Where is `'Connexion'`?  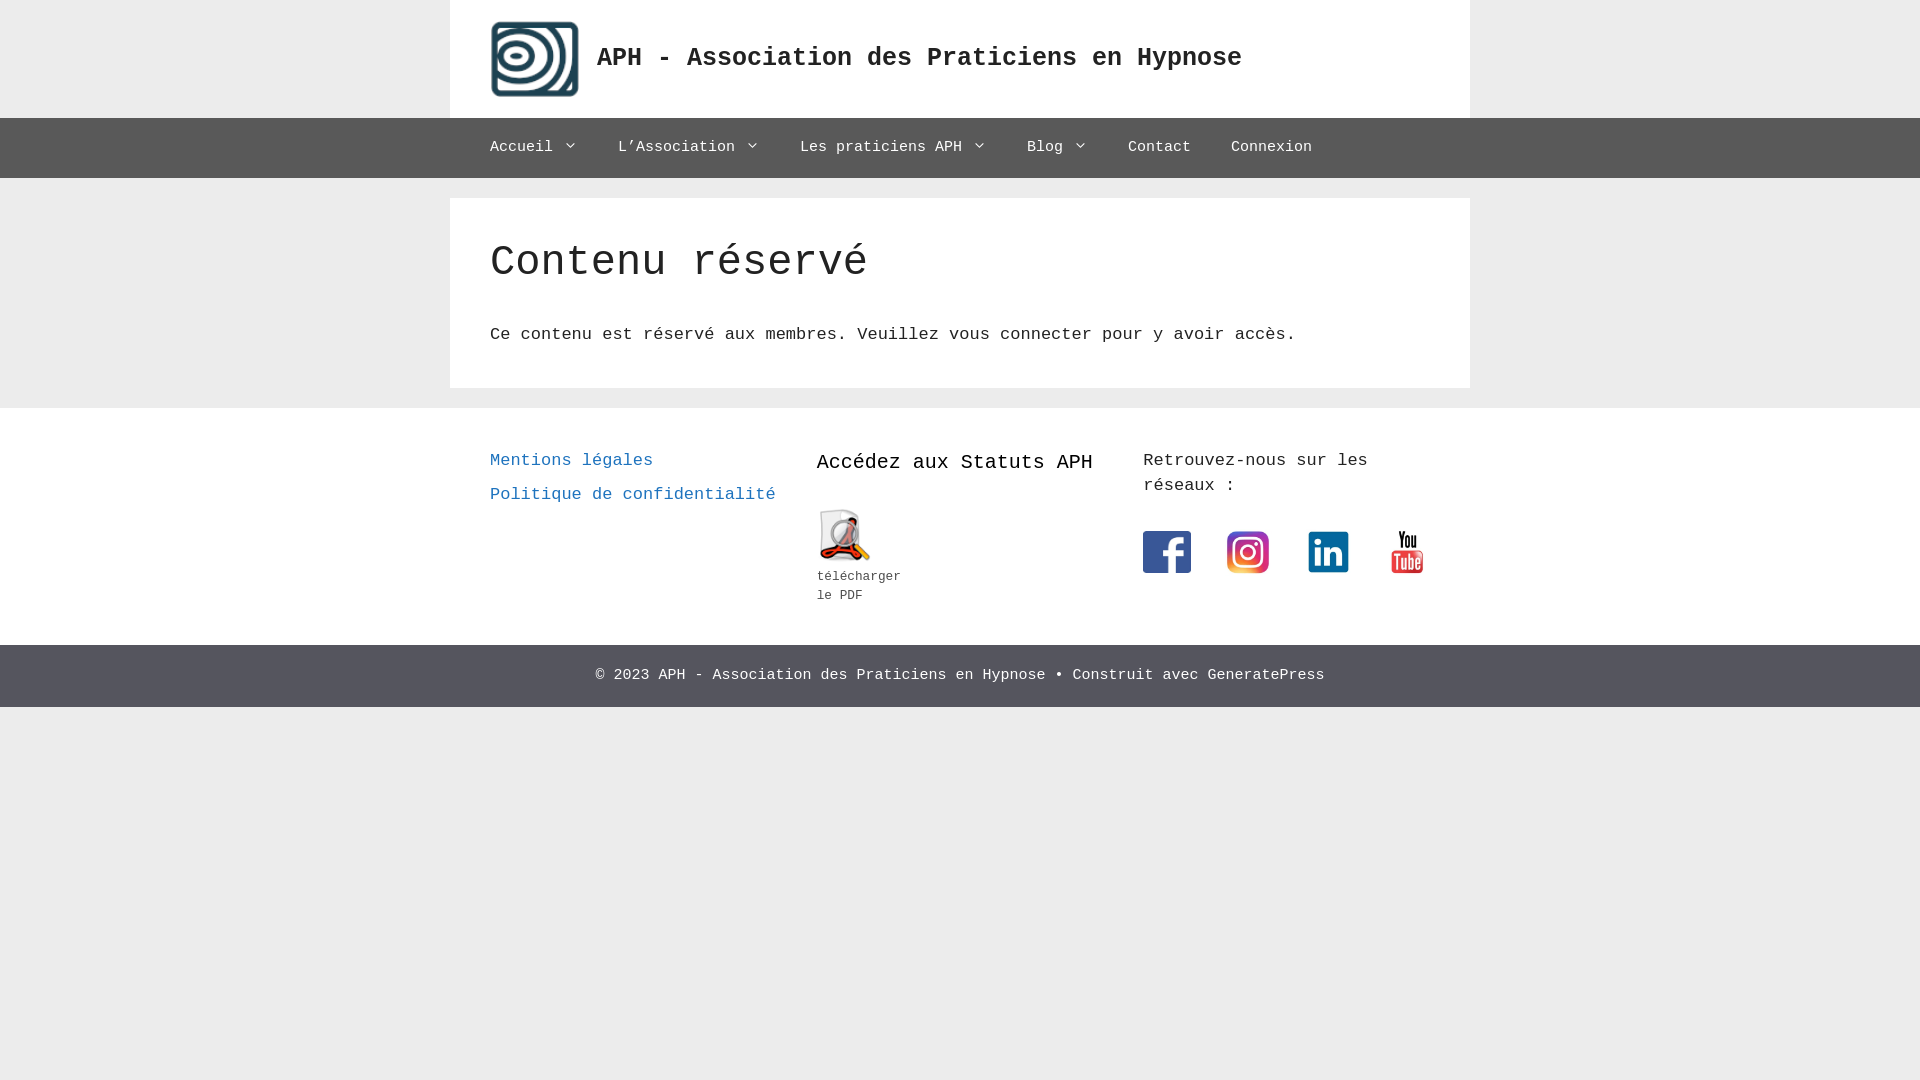
'Connexion' is located at coordinates (1270, 146).